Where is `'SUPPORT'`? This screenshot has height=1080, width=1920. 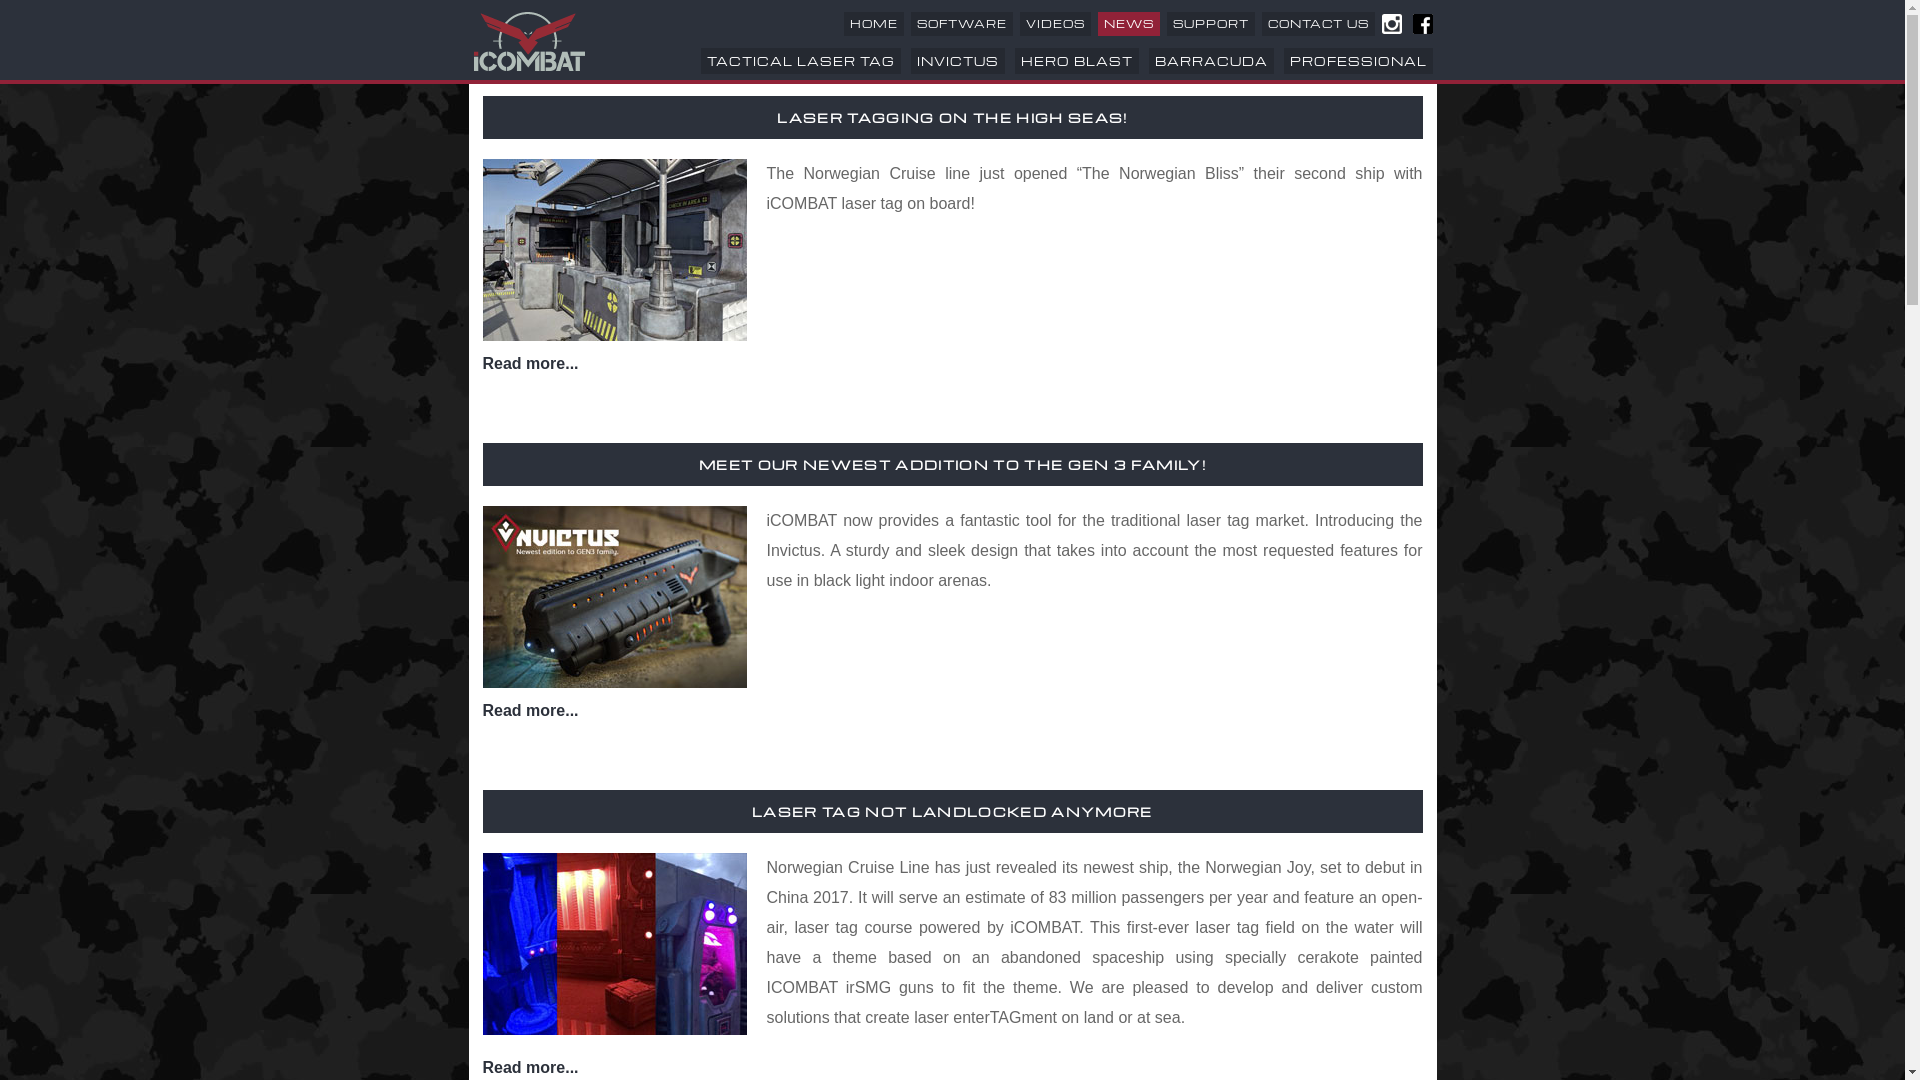
'SUPPORT' is located at coordinates (1209, 23).